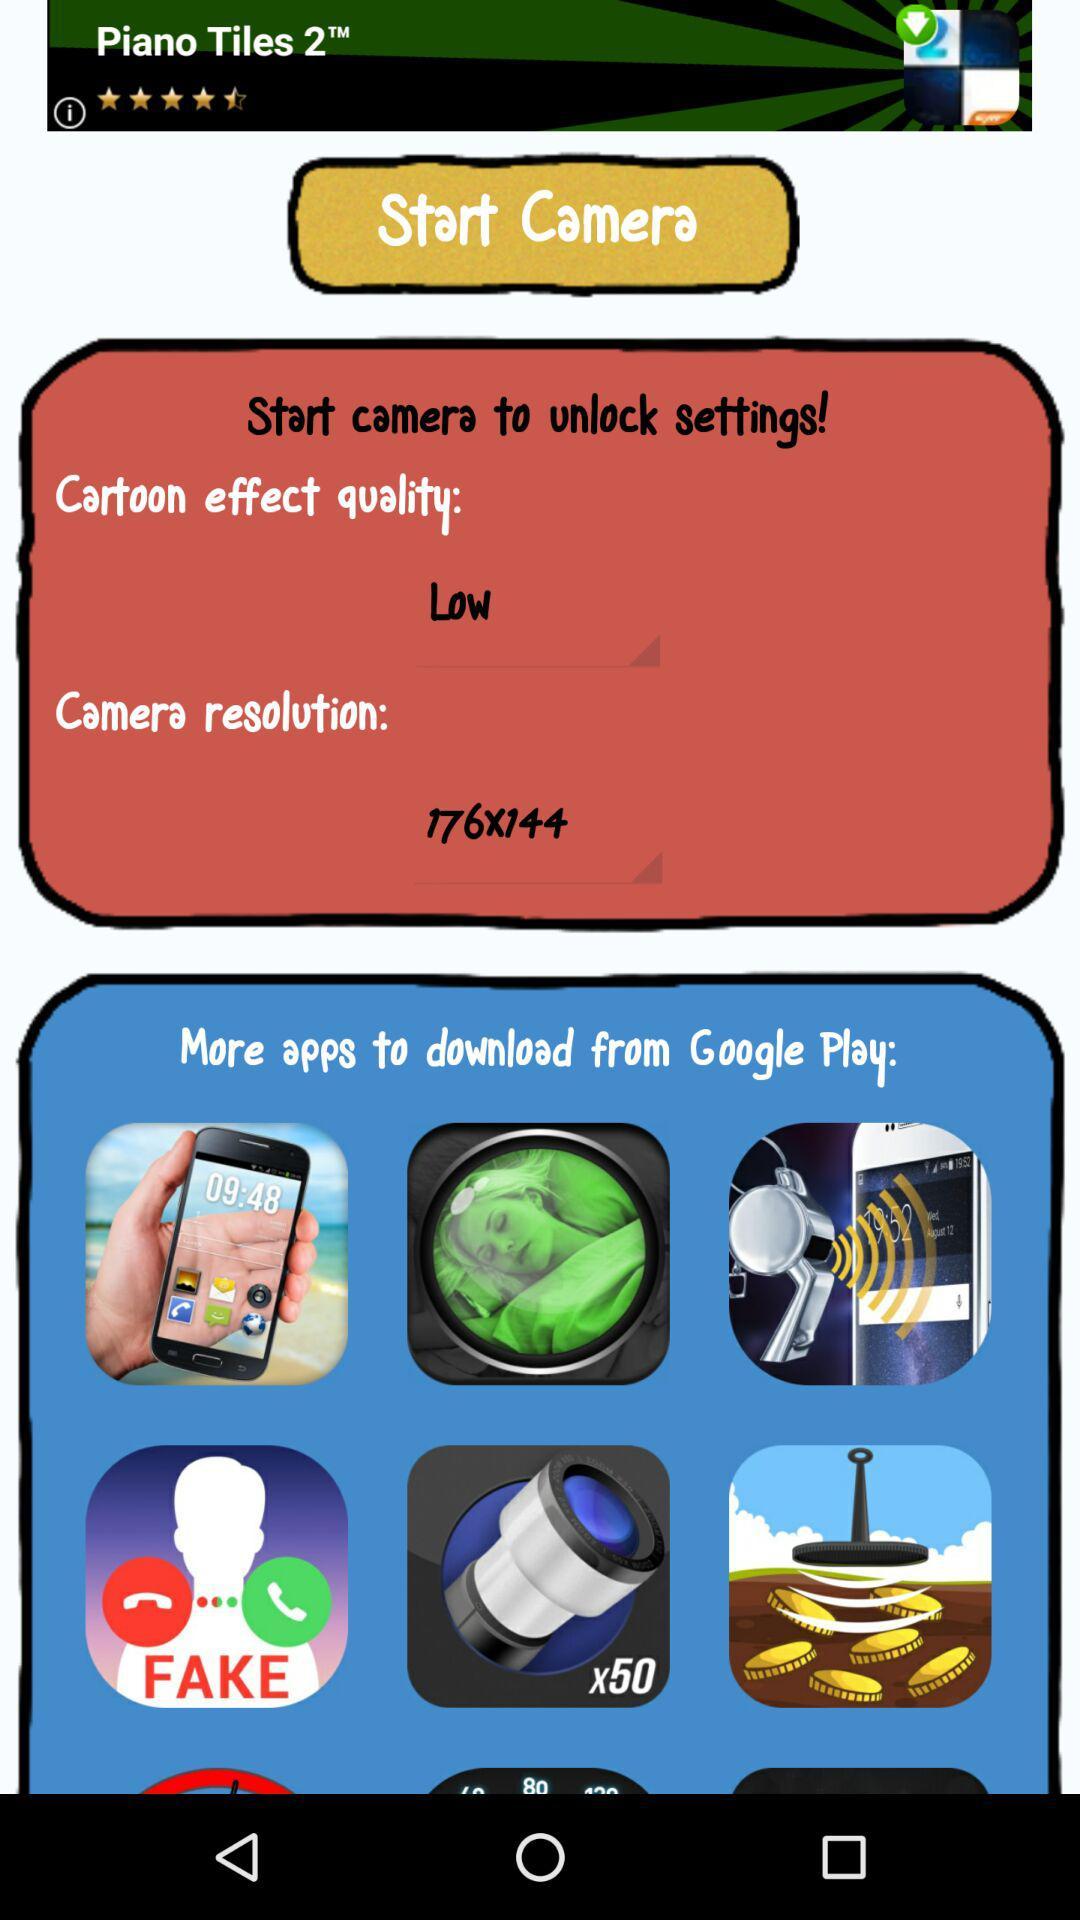 This screenshot has width=1080, height=1920. I want to click on camera, so click(537, 1575).